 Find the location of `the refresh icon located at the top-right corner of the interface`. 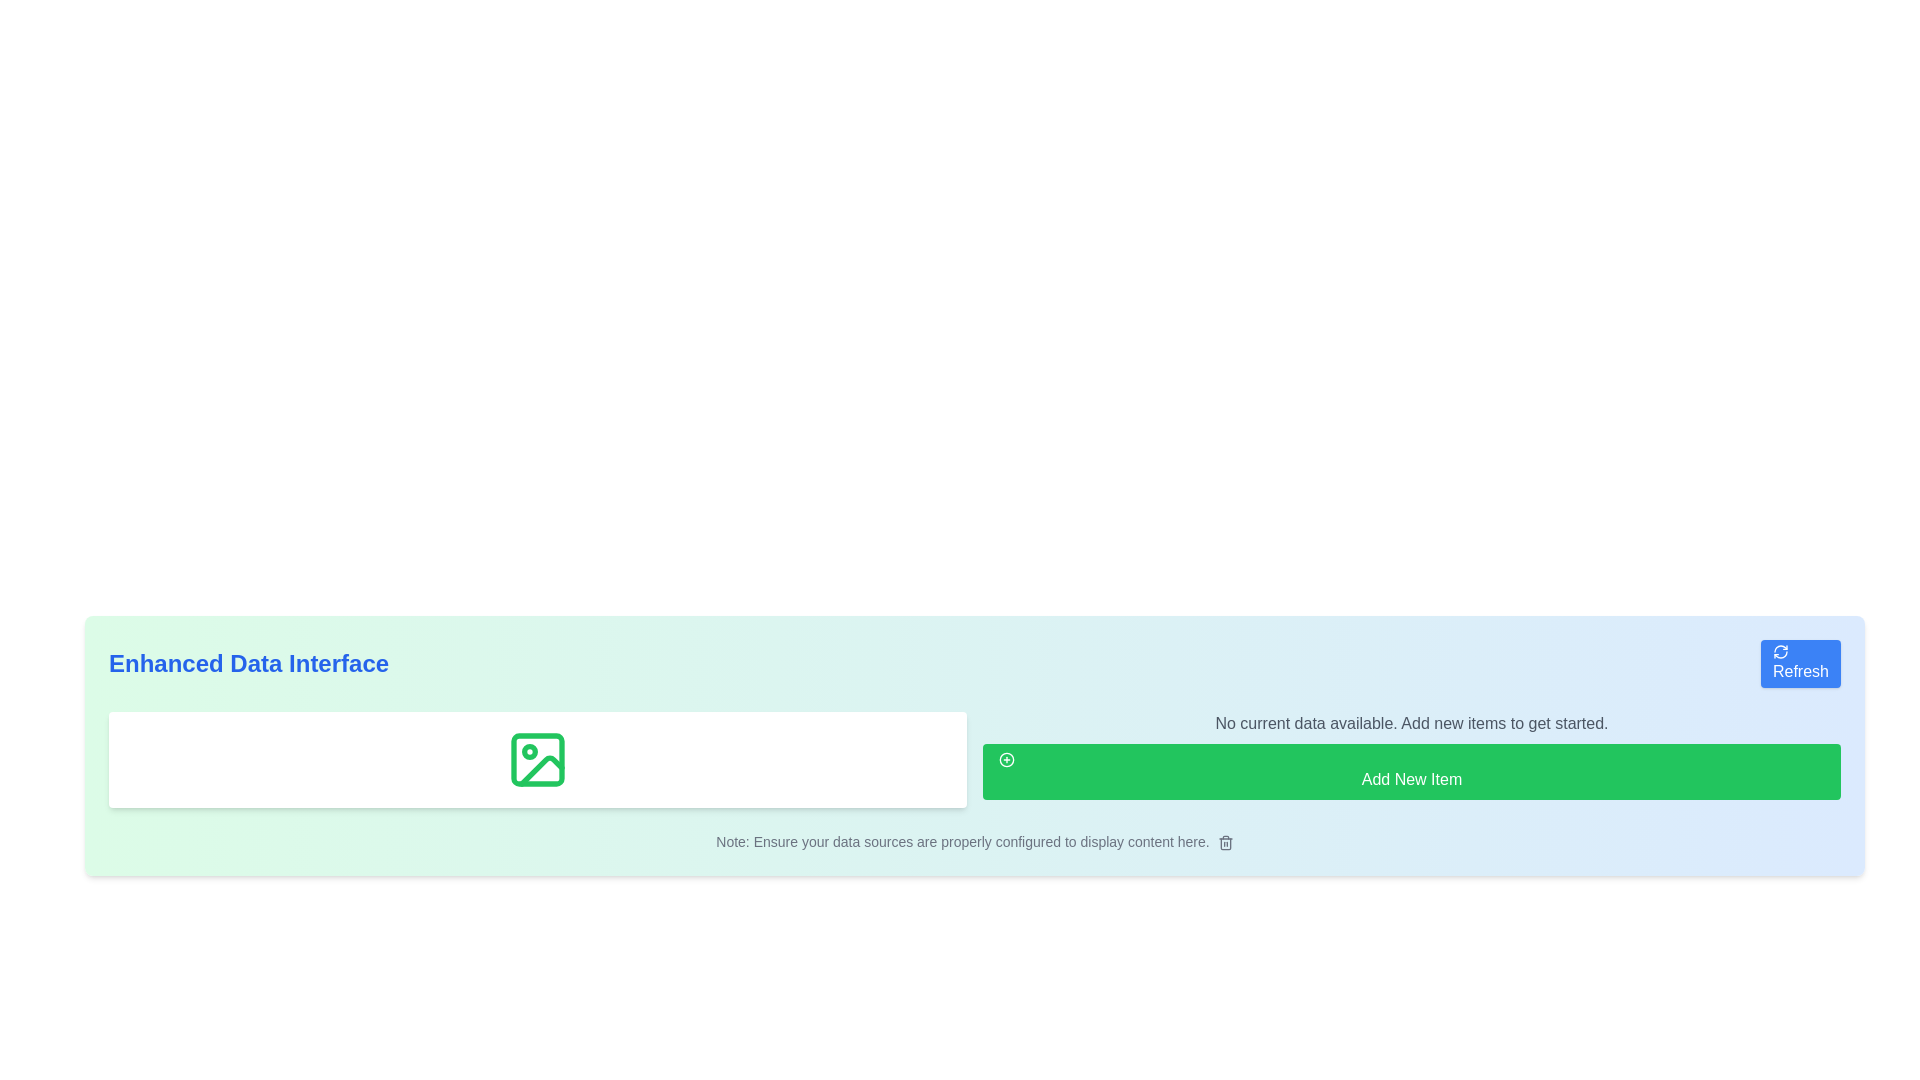

the refresh icon located at the top-right corner of the interface is located at coordinates (1780, 651).